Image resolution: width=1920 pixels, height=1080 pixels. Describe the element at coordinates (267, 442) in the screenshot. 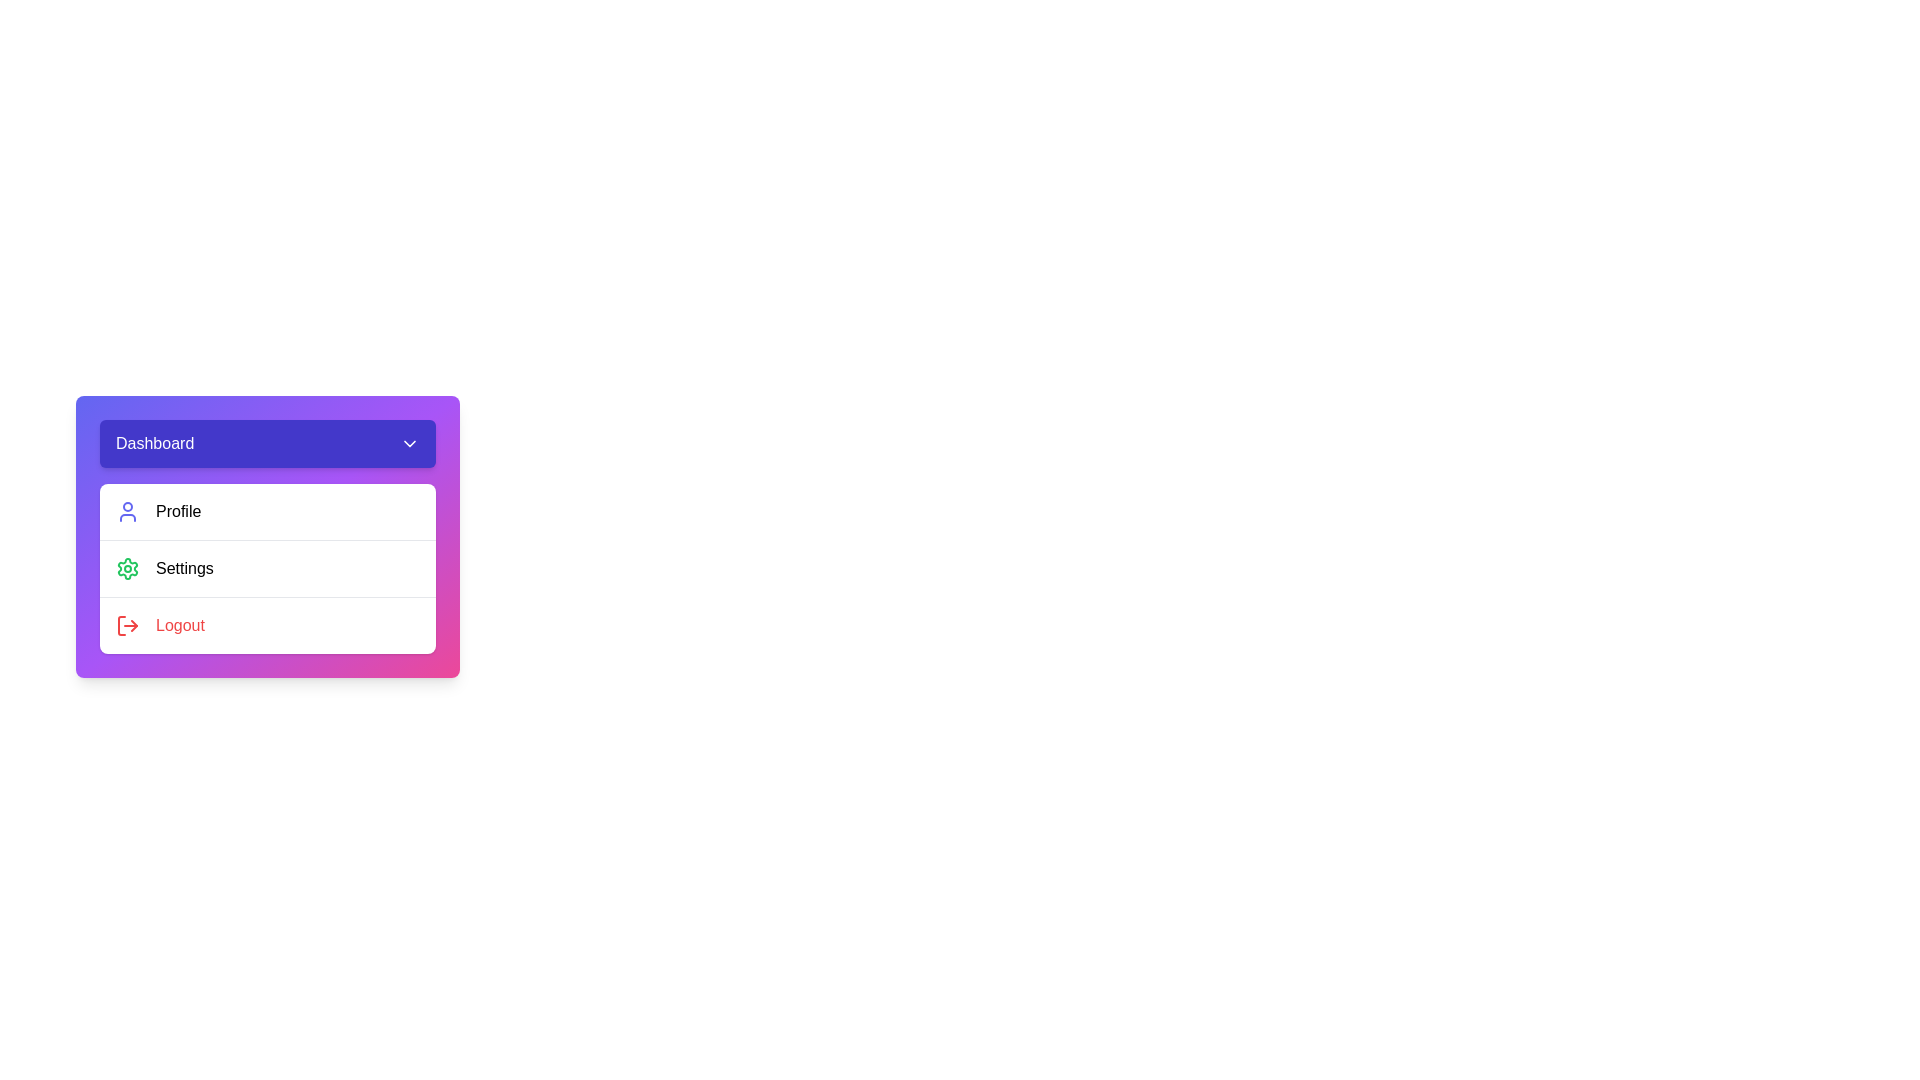

I see `the 'Dashboard' button to toggle the menu visibility` at that location.